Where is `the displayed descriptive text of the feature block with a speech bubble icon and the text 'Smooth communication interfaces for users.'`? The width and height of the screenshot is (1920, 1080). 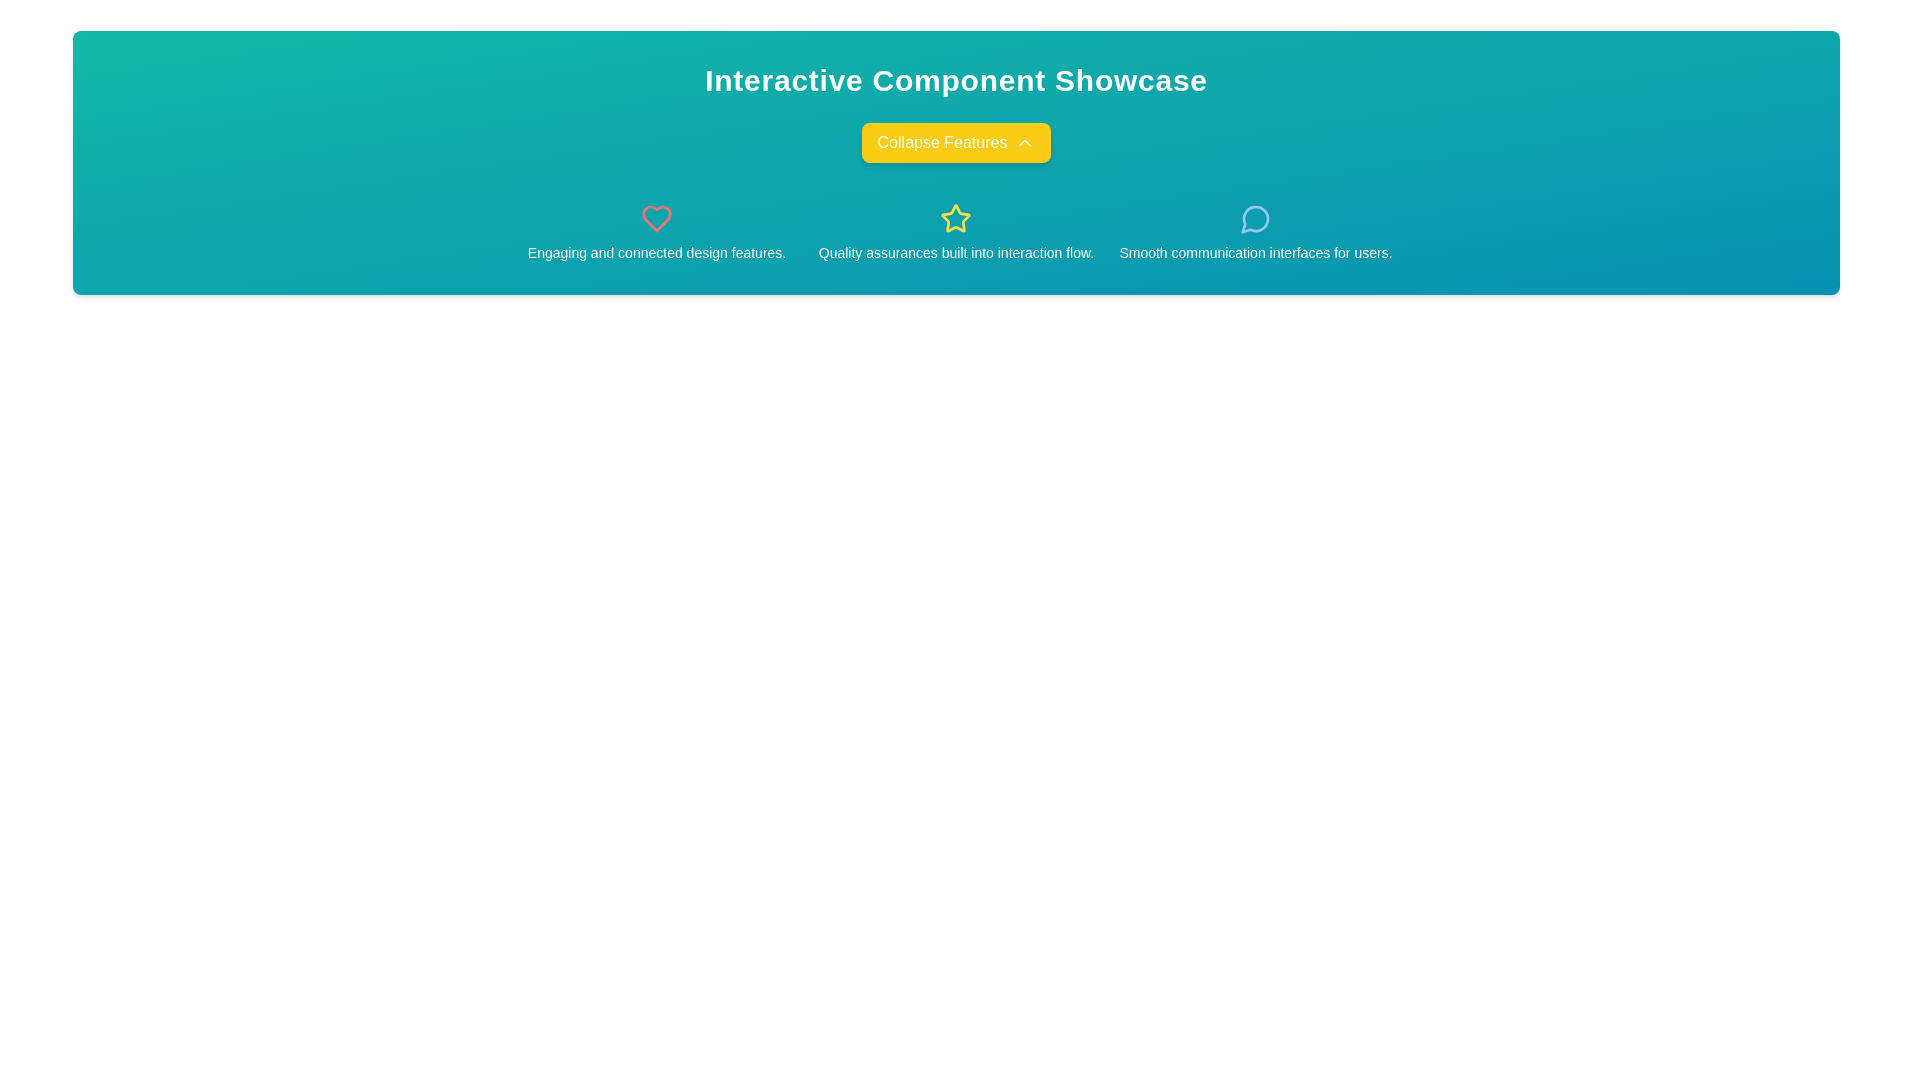
the displayed descriptive text of the feature block with a speech bubble icon and the text 'Smooth communication interfaces for users.' is located at coordinates (1255, 231).